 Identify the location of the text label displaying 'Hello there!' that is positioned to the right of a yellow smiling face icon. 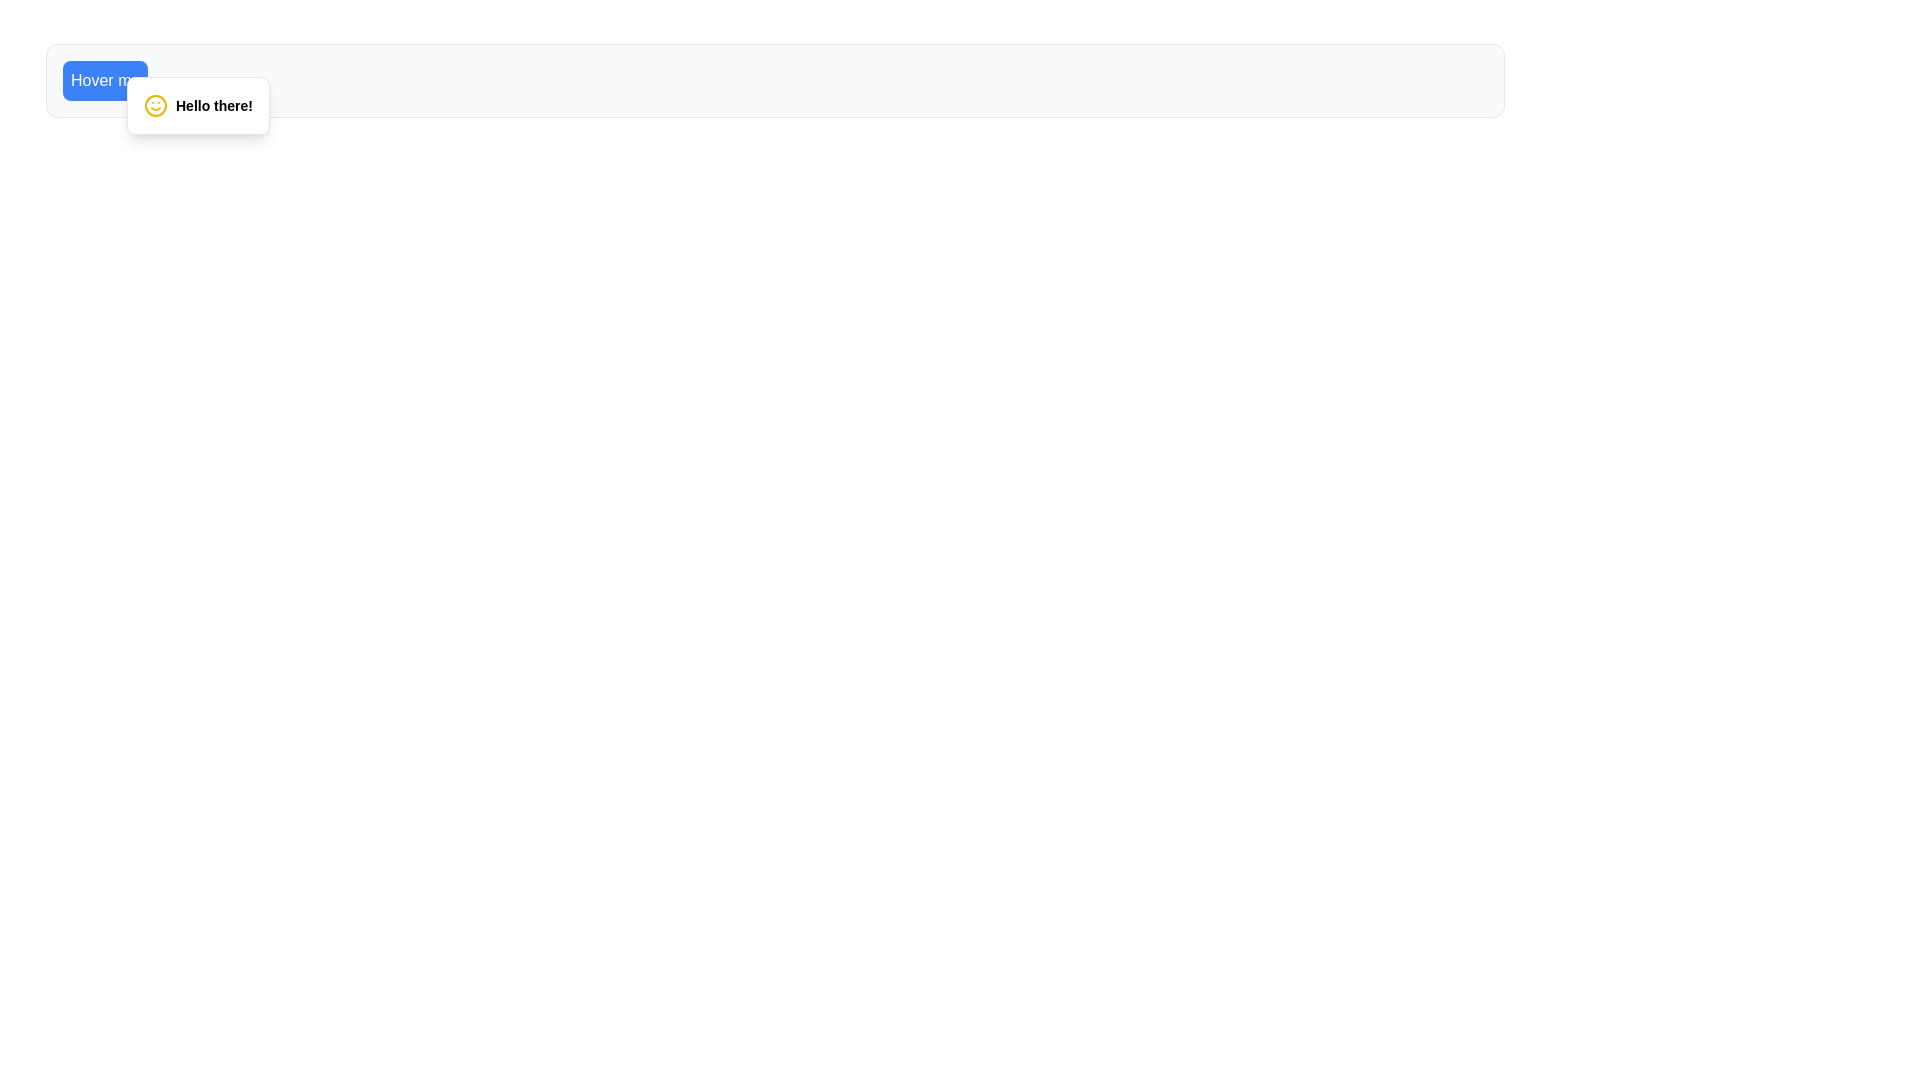
(214, 105).